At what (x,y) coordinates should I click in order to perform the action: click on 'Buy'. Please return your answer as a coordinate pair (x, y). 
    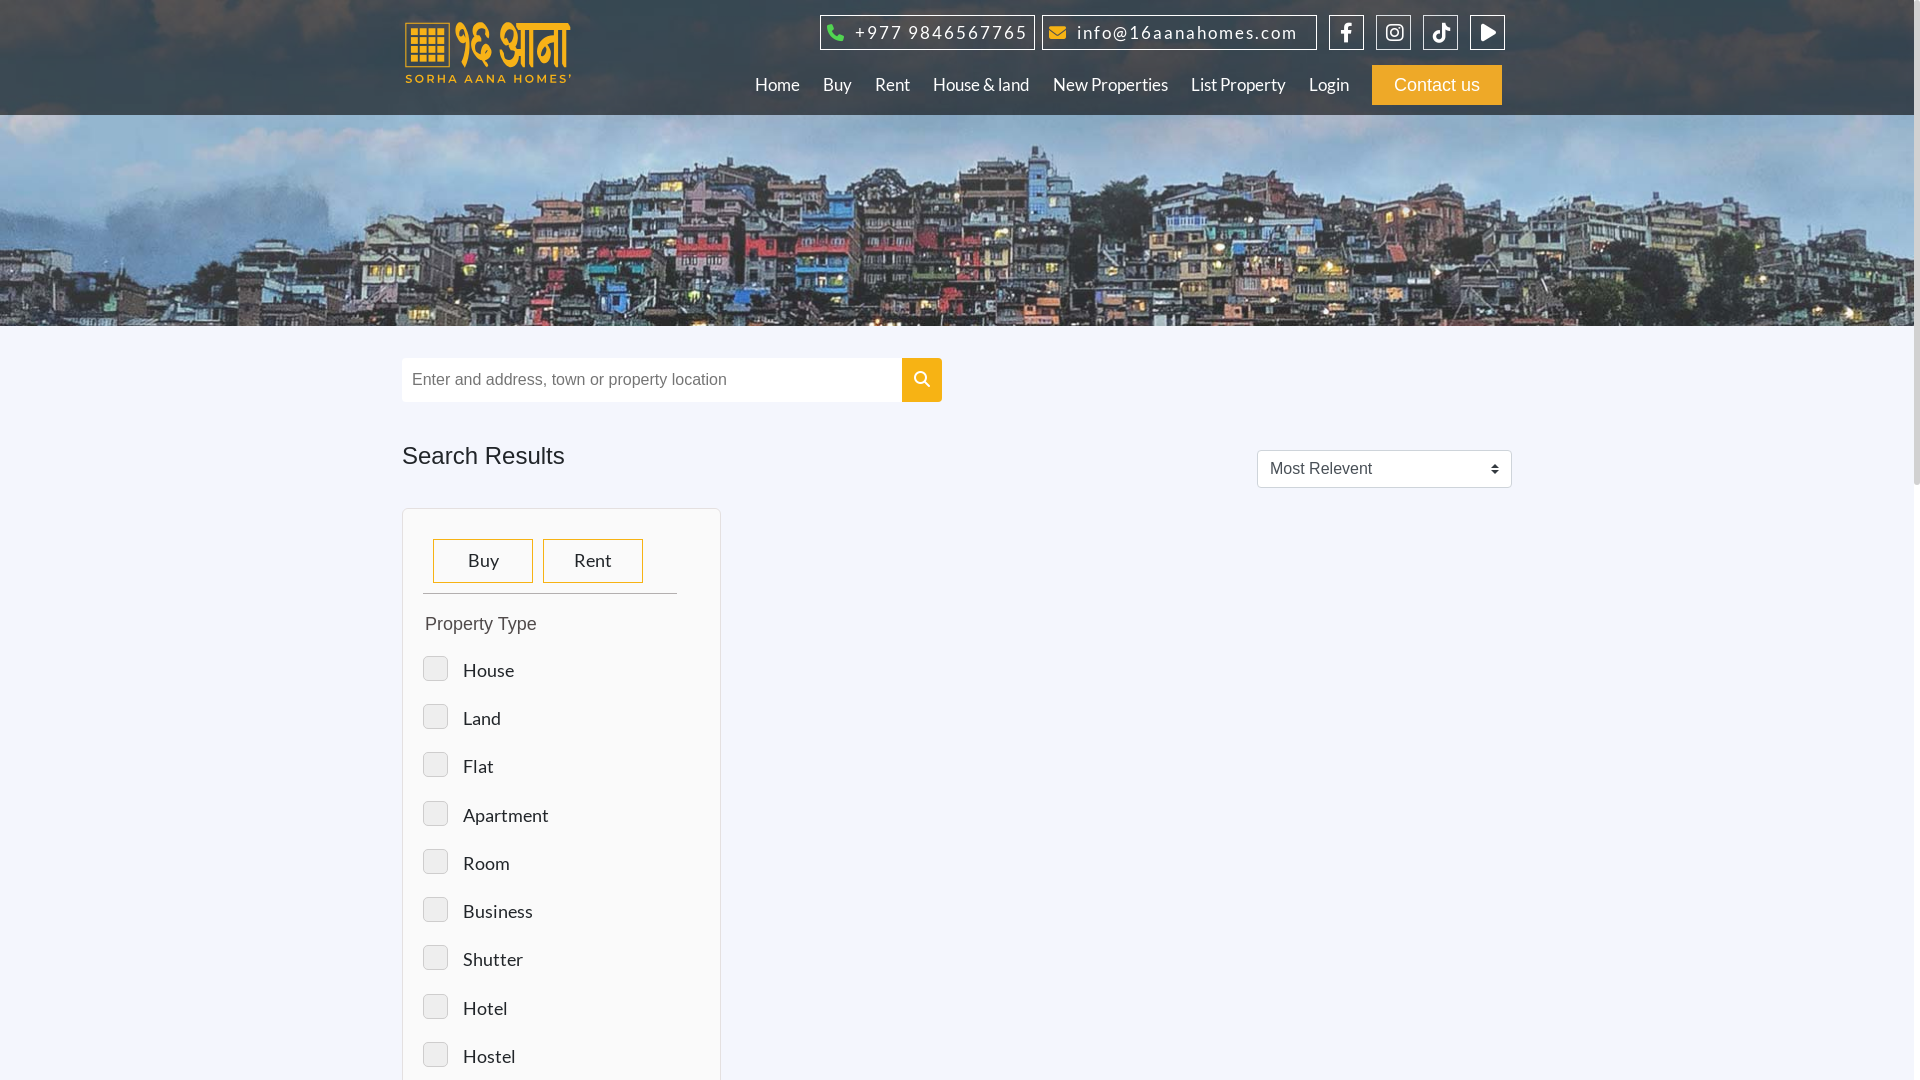
    Looking at the image, I should click on (837, 83).